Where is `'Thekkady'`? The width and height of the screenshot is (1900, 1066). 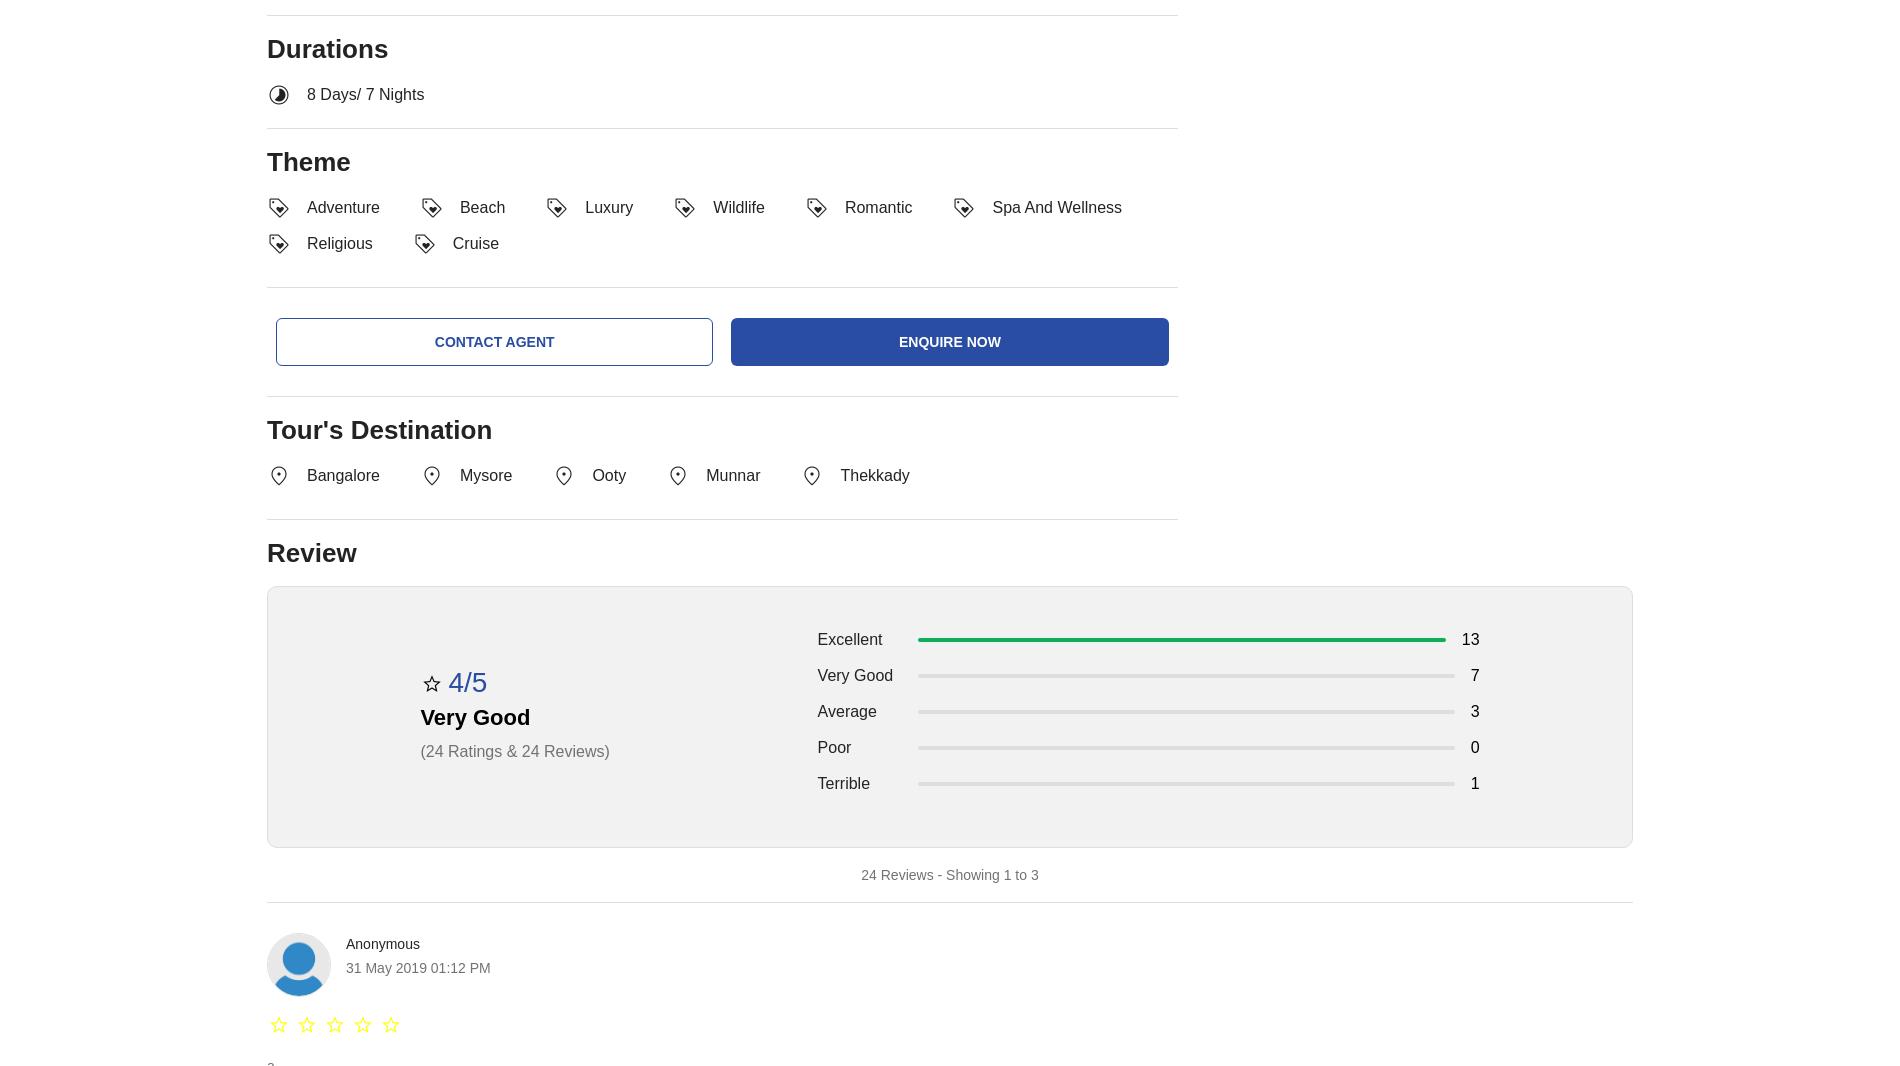 'Thekkady' is located at coordinates (873, 475).